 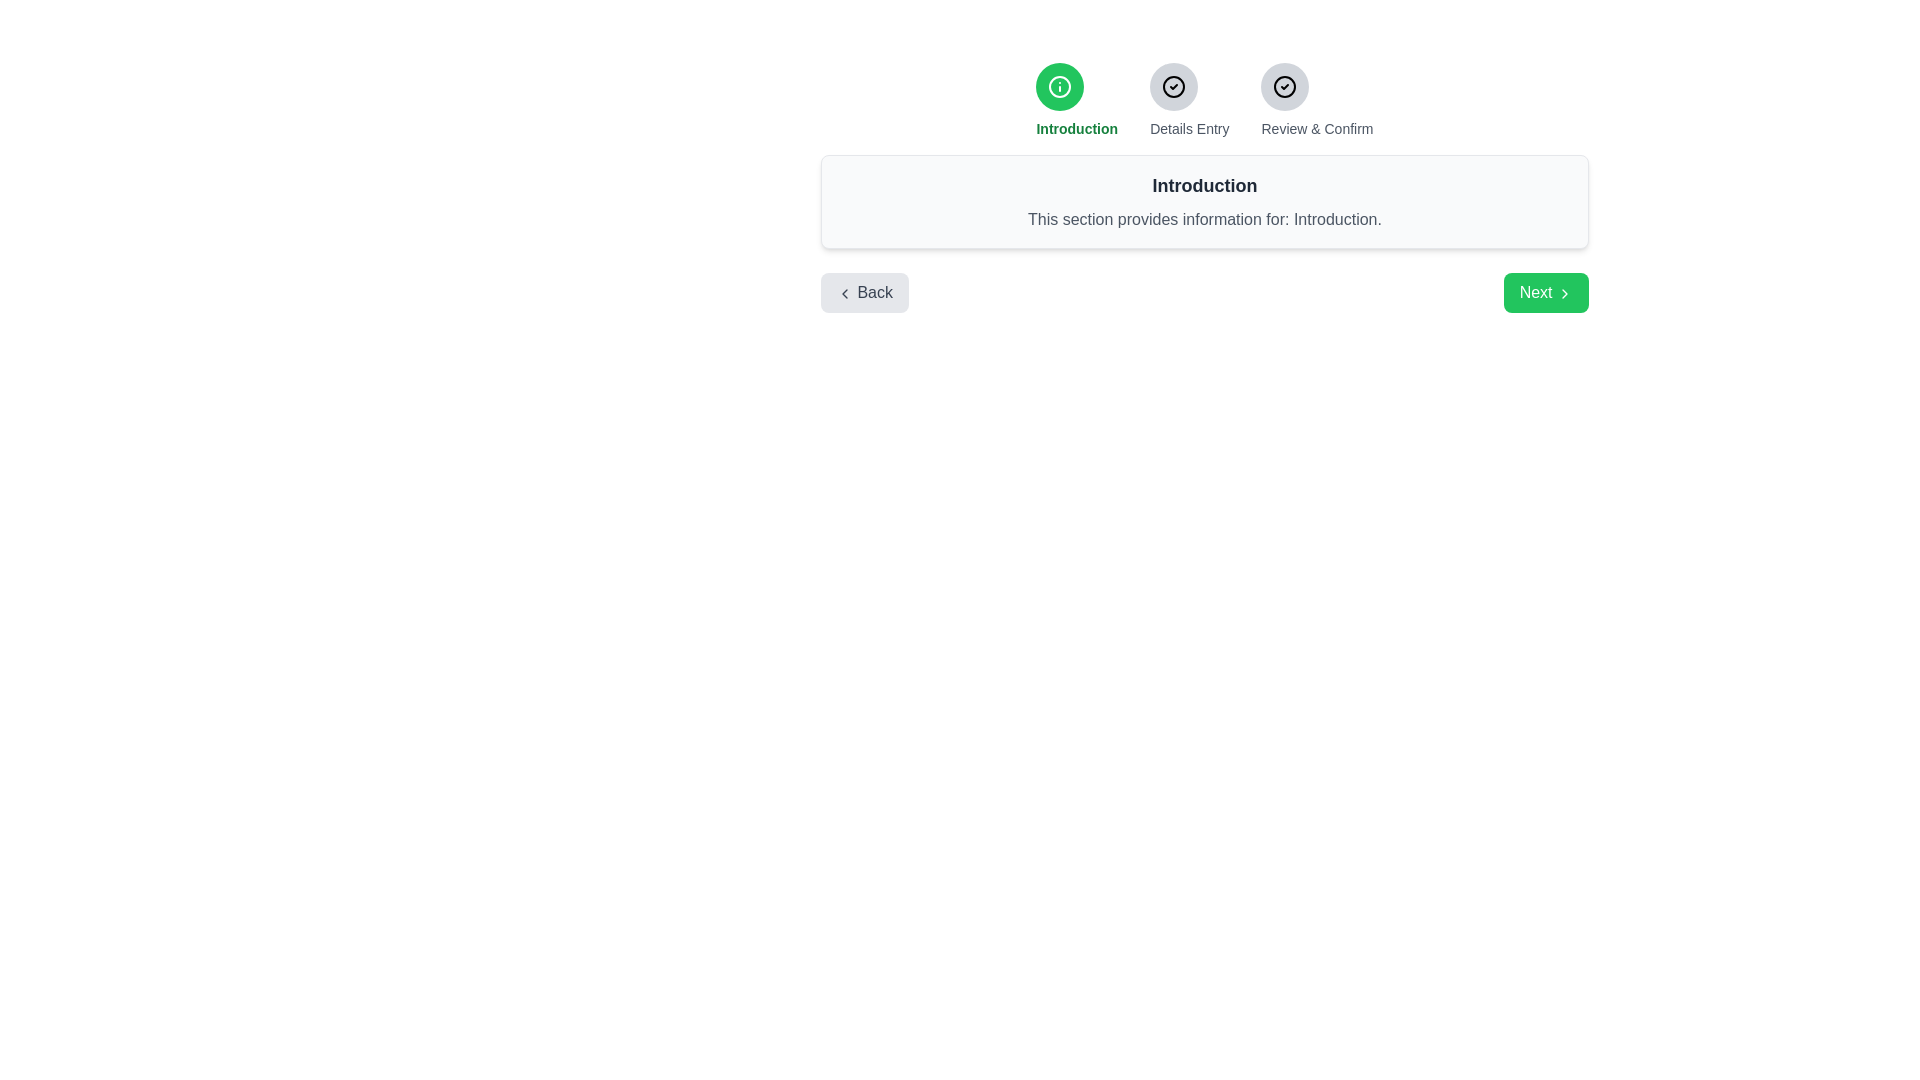 I want to click on the step indicator for Review & Confirm, so click(x=1285, y=86).